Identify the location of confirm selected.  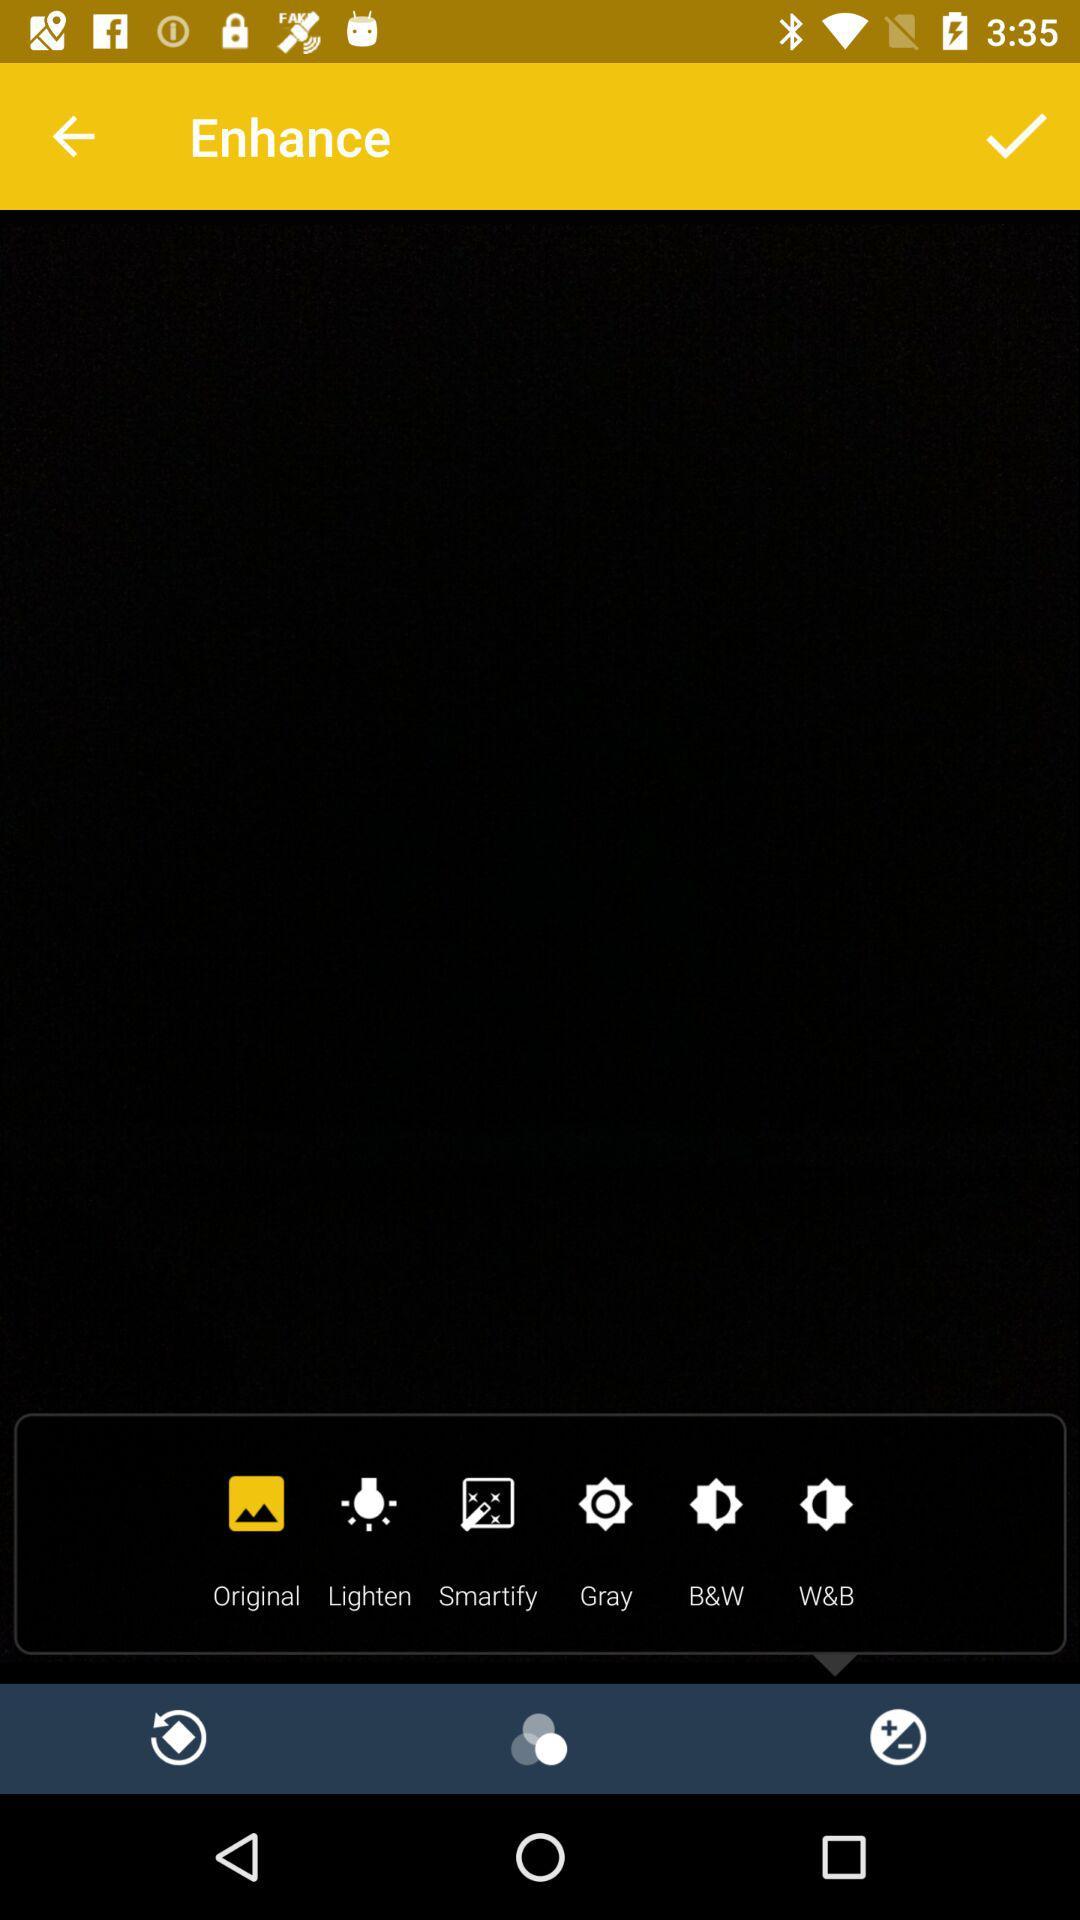
(1017, 135).